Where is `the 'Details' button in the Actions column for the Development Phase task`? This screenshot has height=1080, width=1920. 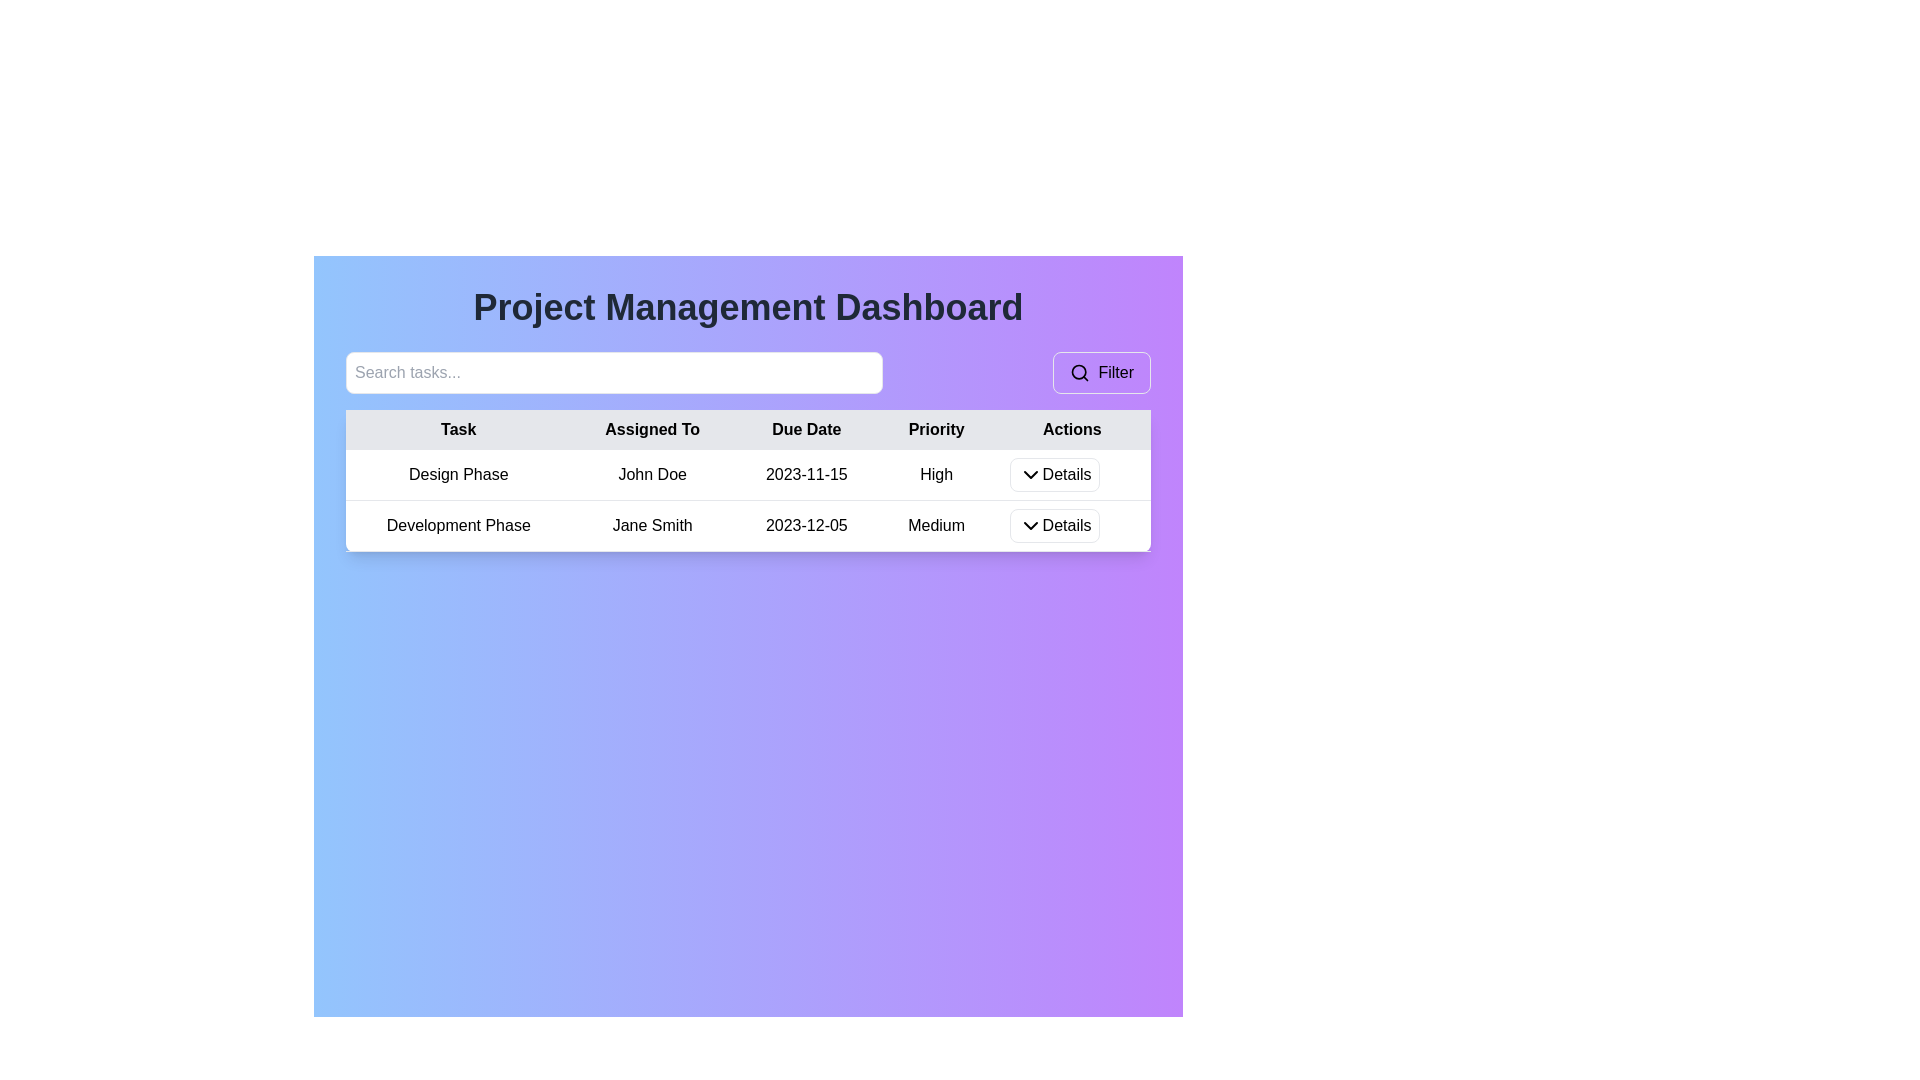
the 'Details' button in the Actions column for the Development Phase task is located at coordinates (1071, 524).